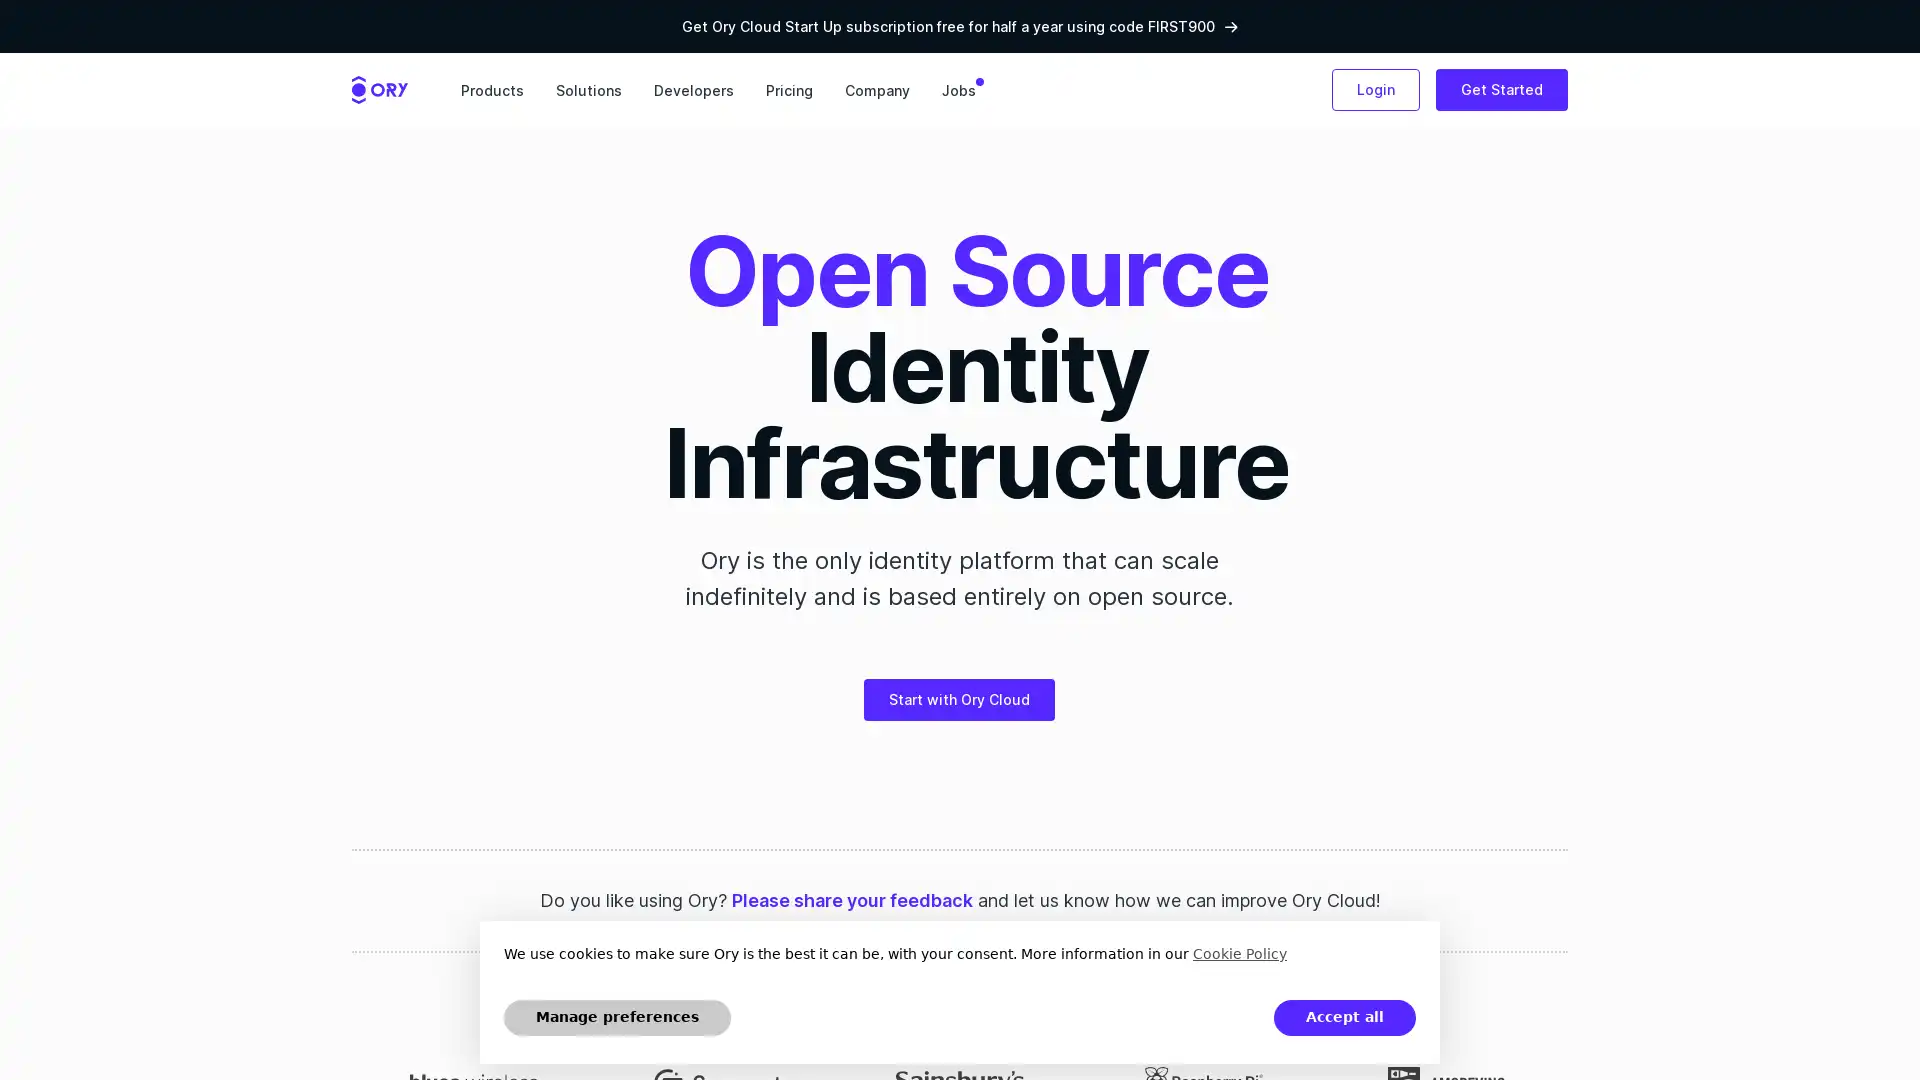 The height and width of the screenshot is (1080, 1920). I want to click on Accept all, so click(1344, 1018).